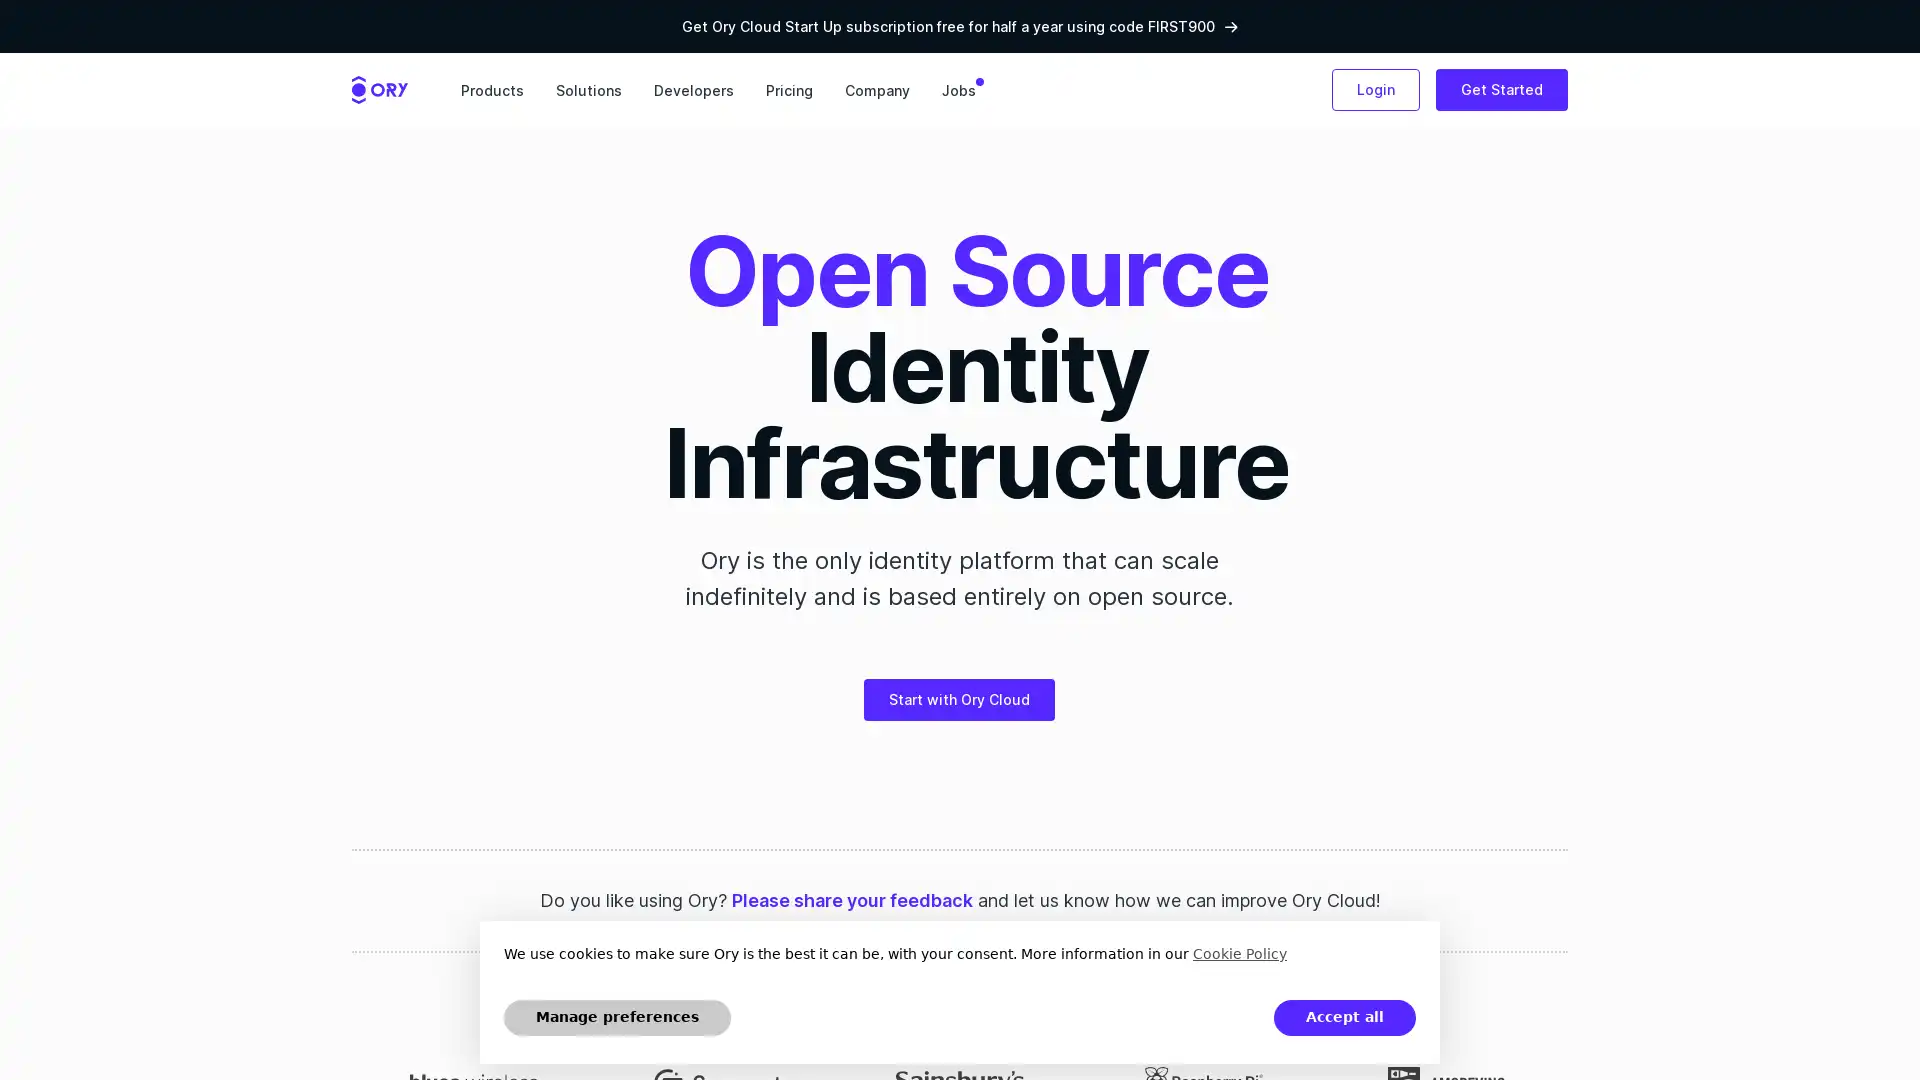 The height and width of the screenshot is (1080, 1920). I want to click on Accept all, so click(1344, 1018).